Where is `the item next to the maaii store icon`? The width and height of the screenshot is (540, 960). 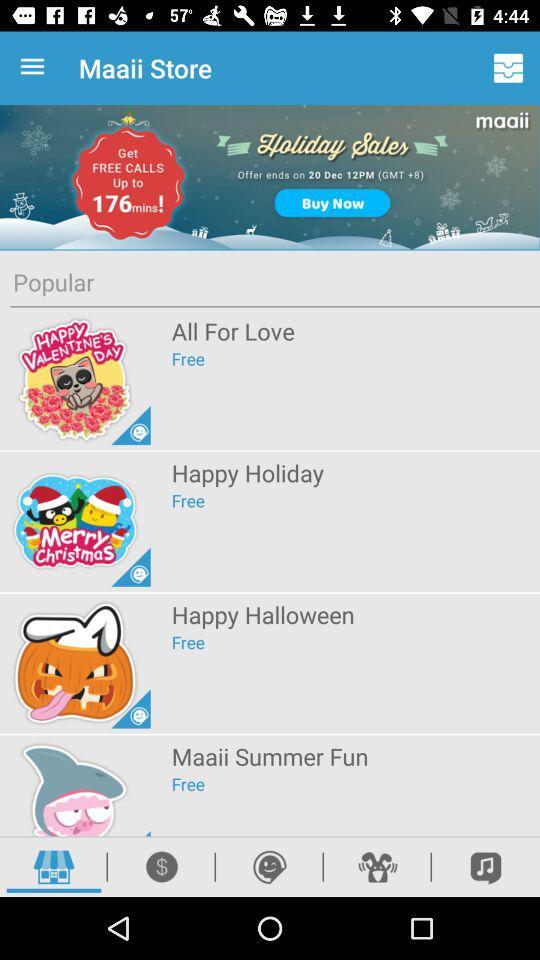
the item next to the maaii store icon is located at coordinates (508, 68).